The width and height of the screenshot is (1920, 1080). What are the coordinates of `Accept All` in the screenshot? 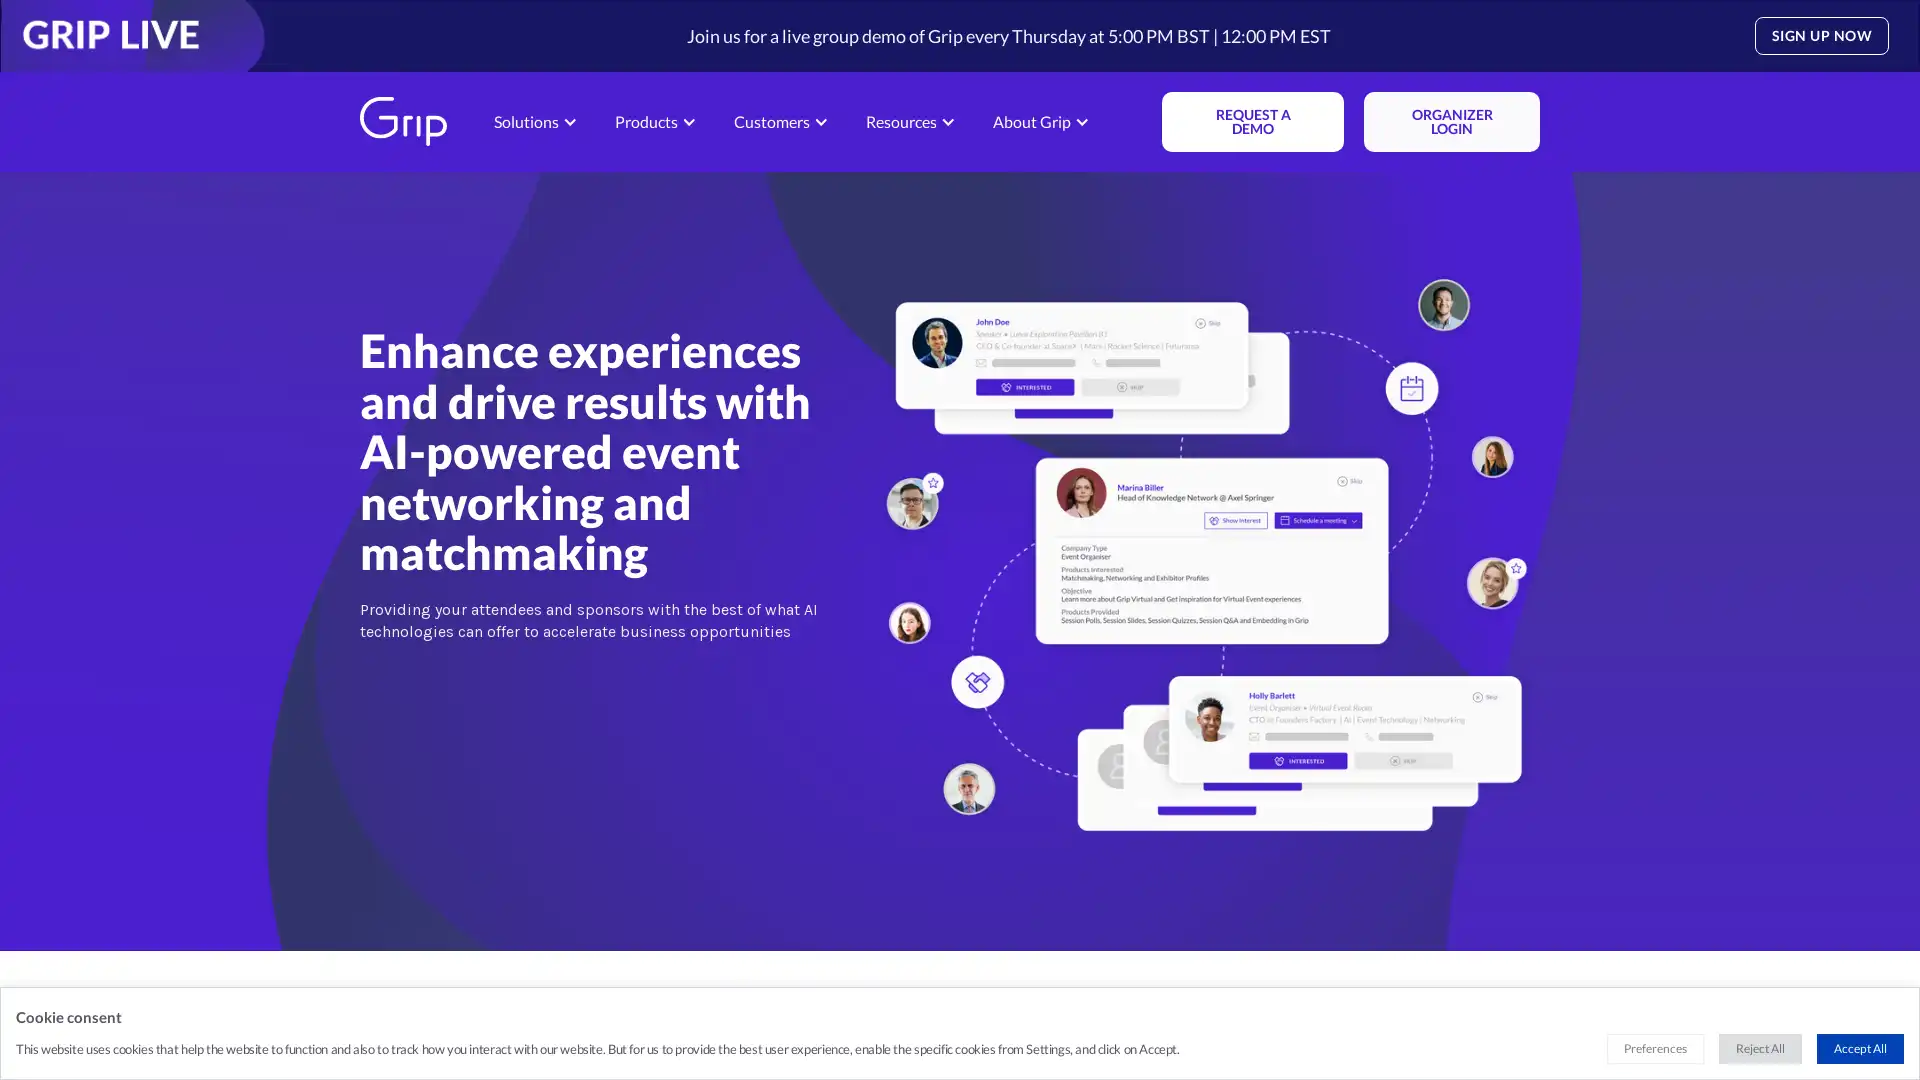 It's located at (1859, 1048).